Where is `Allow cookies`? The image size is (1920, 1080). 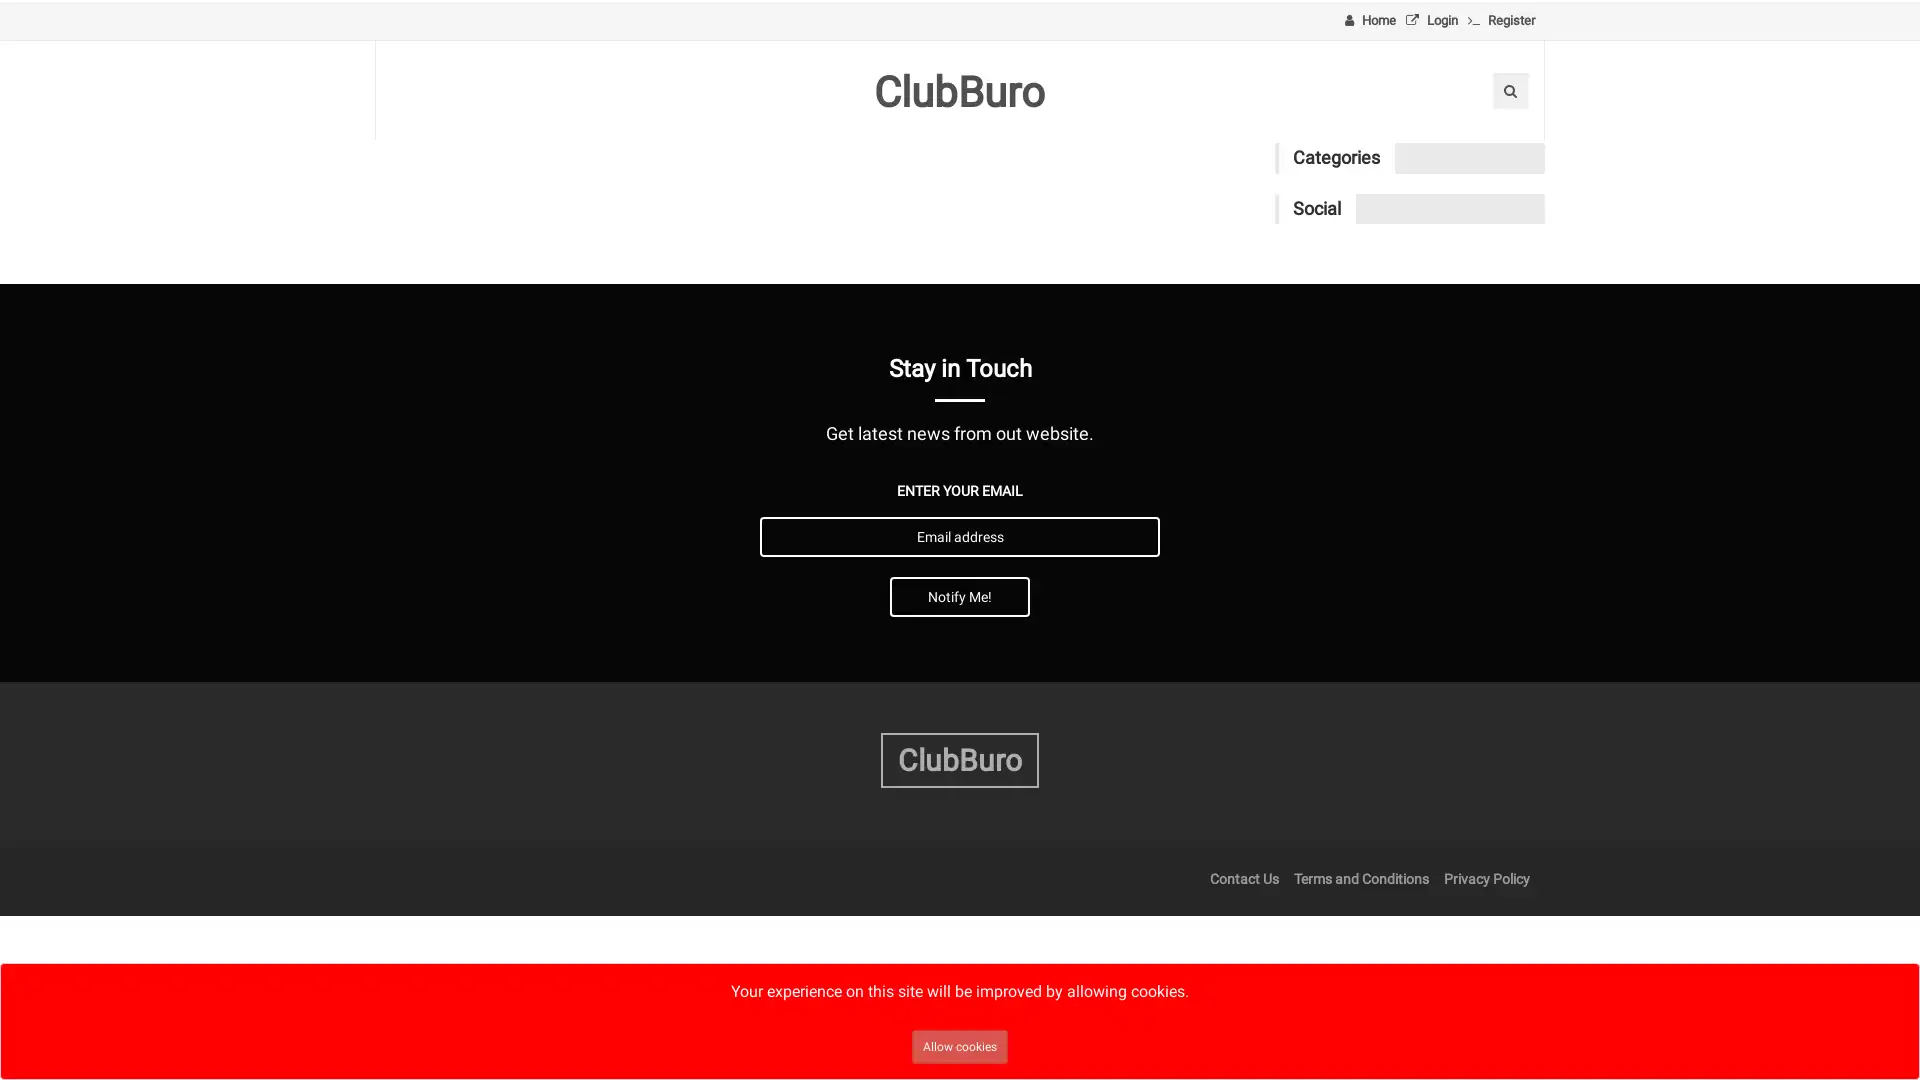 Allow cookies is located at coordinates (960, 1045).